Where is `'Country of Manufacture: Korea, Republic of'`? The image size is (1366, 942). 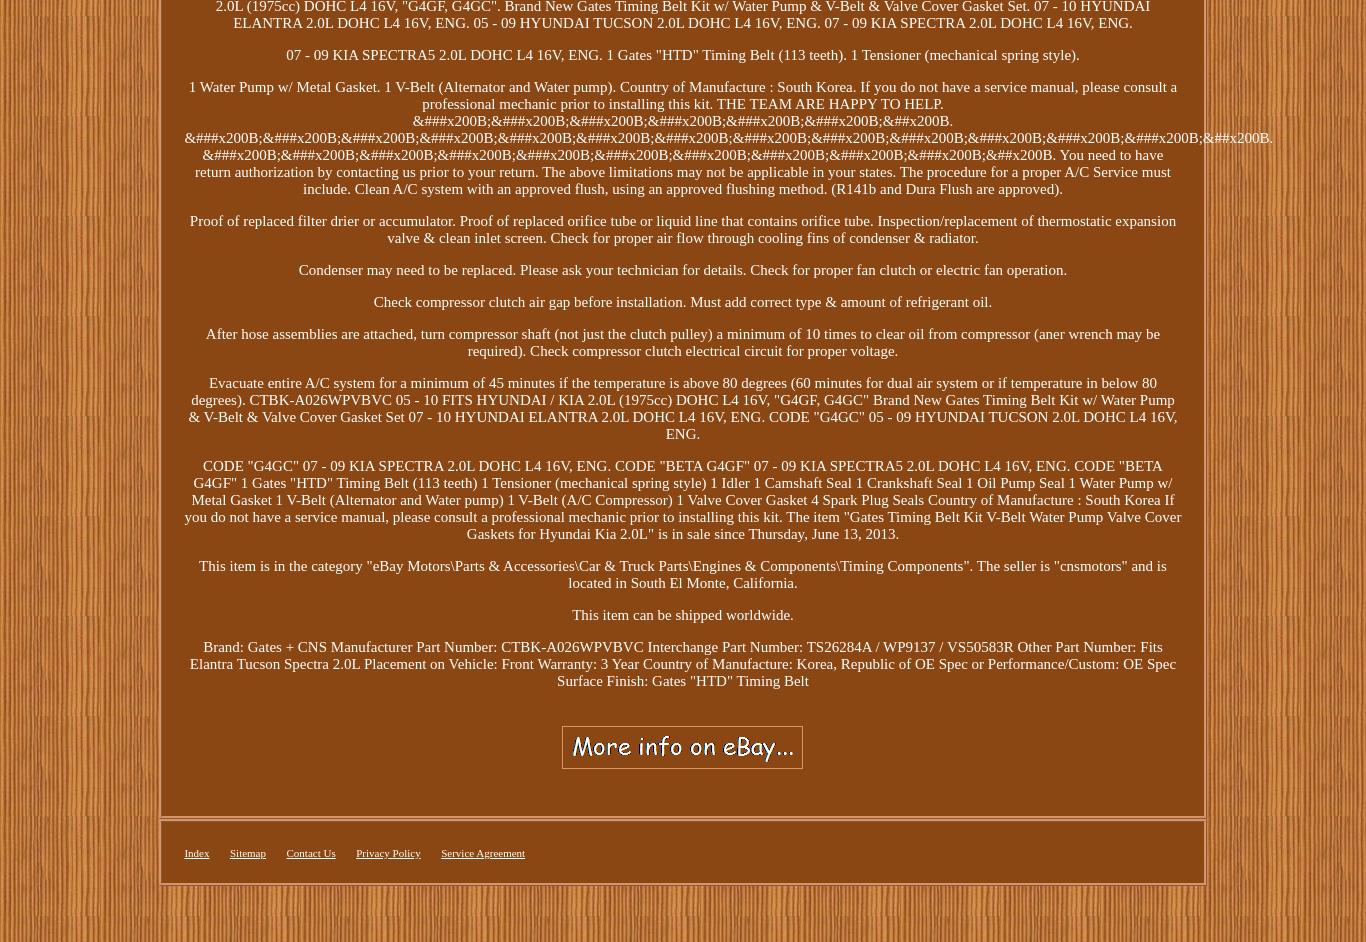 'Country of Manufacture: Korea, Republic of' is located at coordinates (776, 664).